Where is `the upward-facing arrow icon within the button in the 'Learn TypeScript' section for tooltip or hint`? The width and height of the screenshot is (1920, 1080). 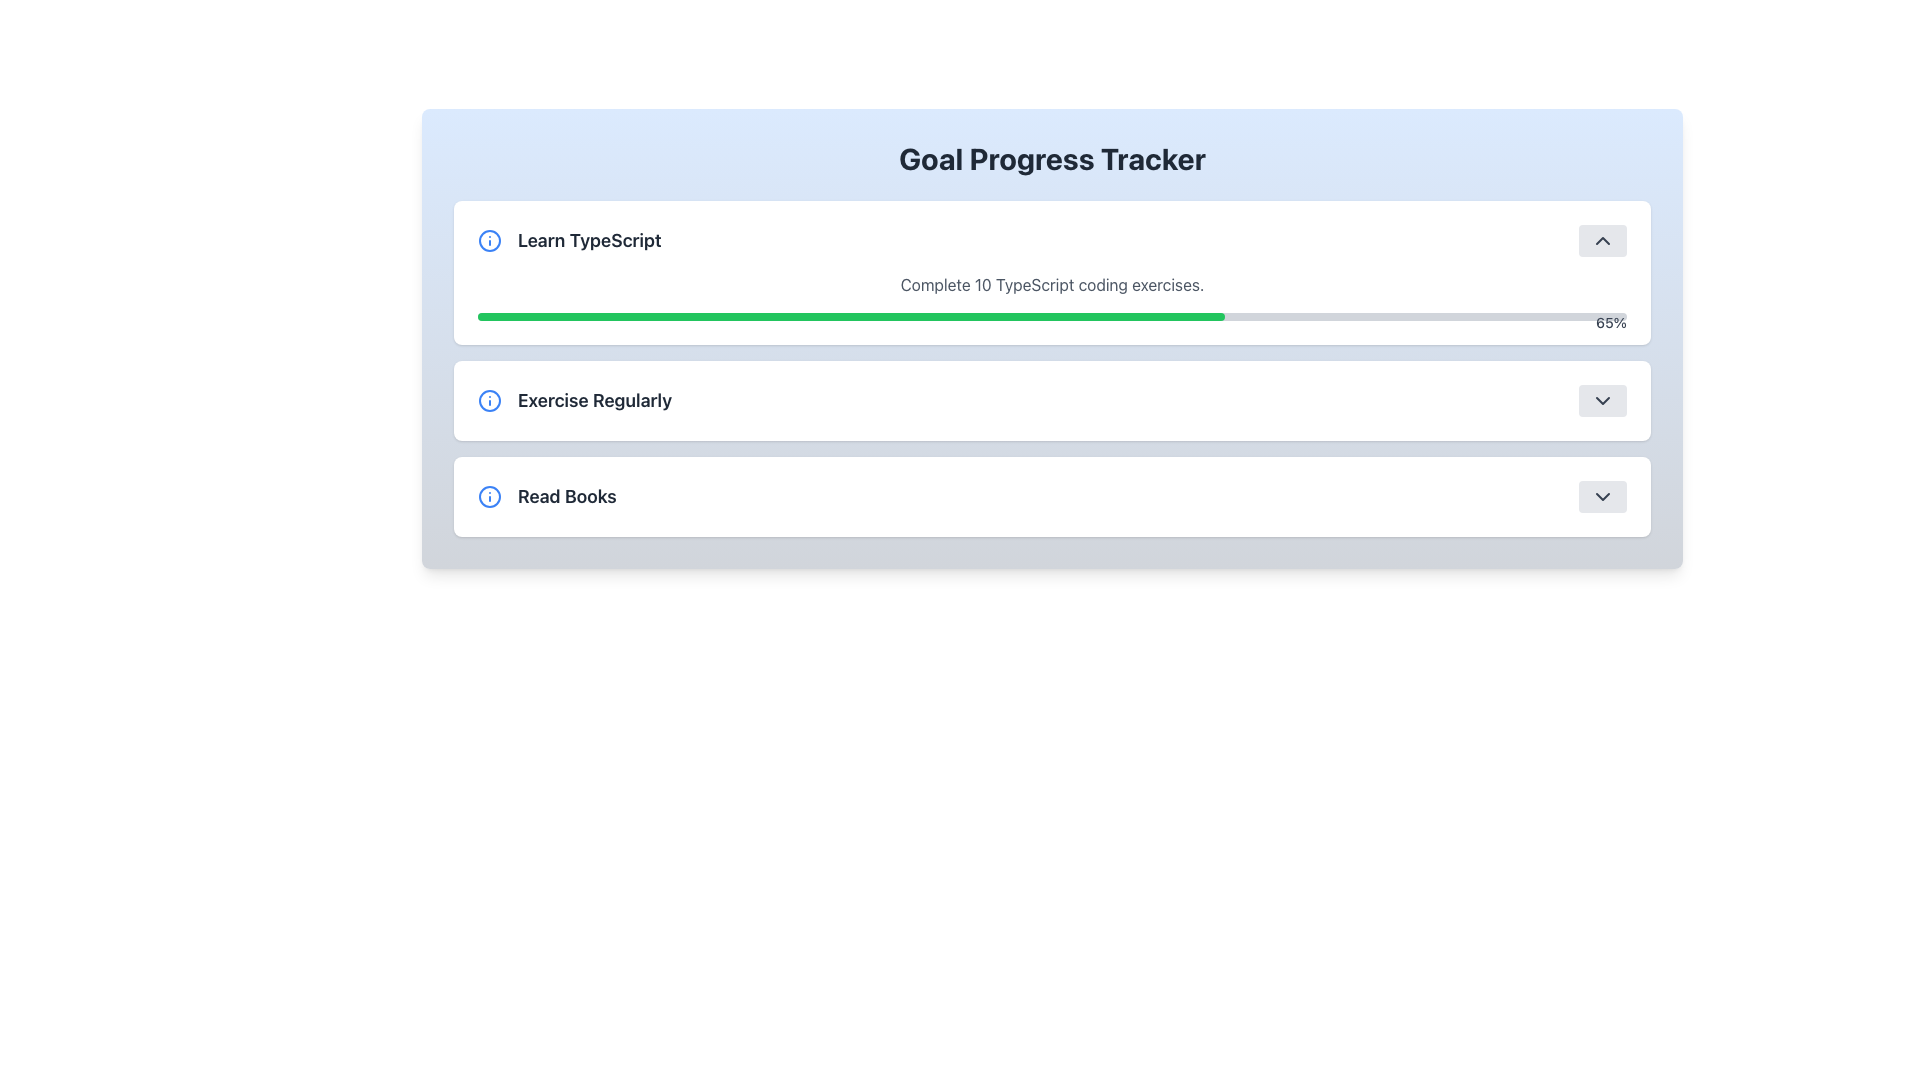 the upward-facing arrow icon within the button in the 'Learn TypeScript' section for tooltip or hint is located at coordinates (1603, 239).